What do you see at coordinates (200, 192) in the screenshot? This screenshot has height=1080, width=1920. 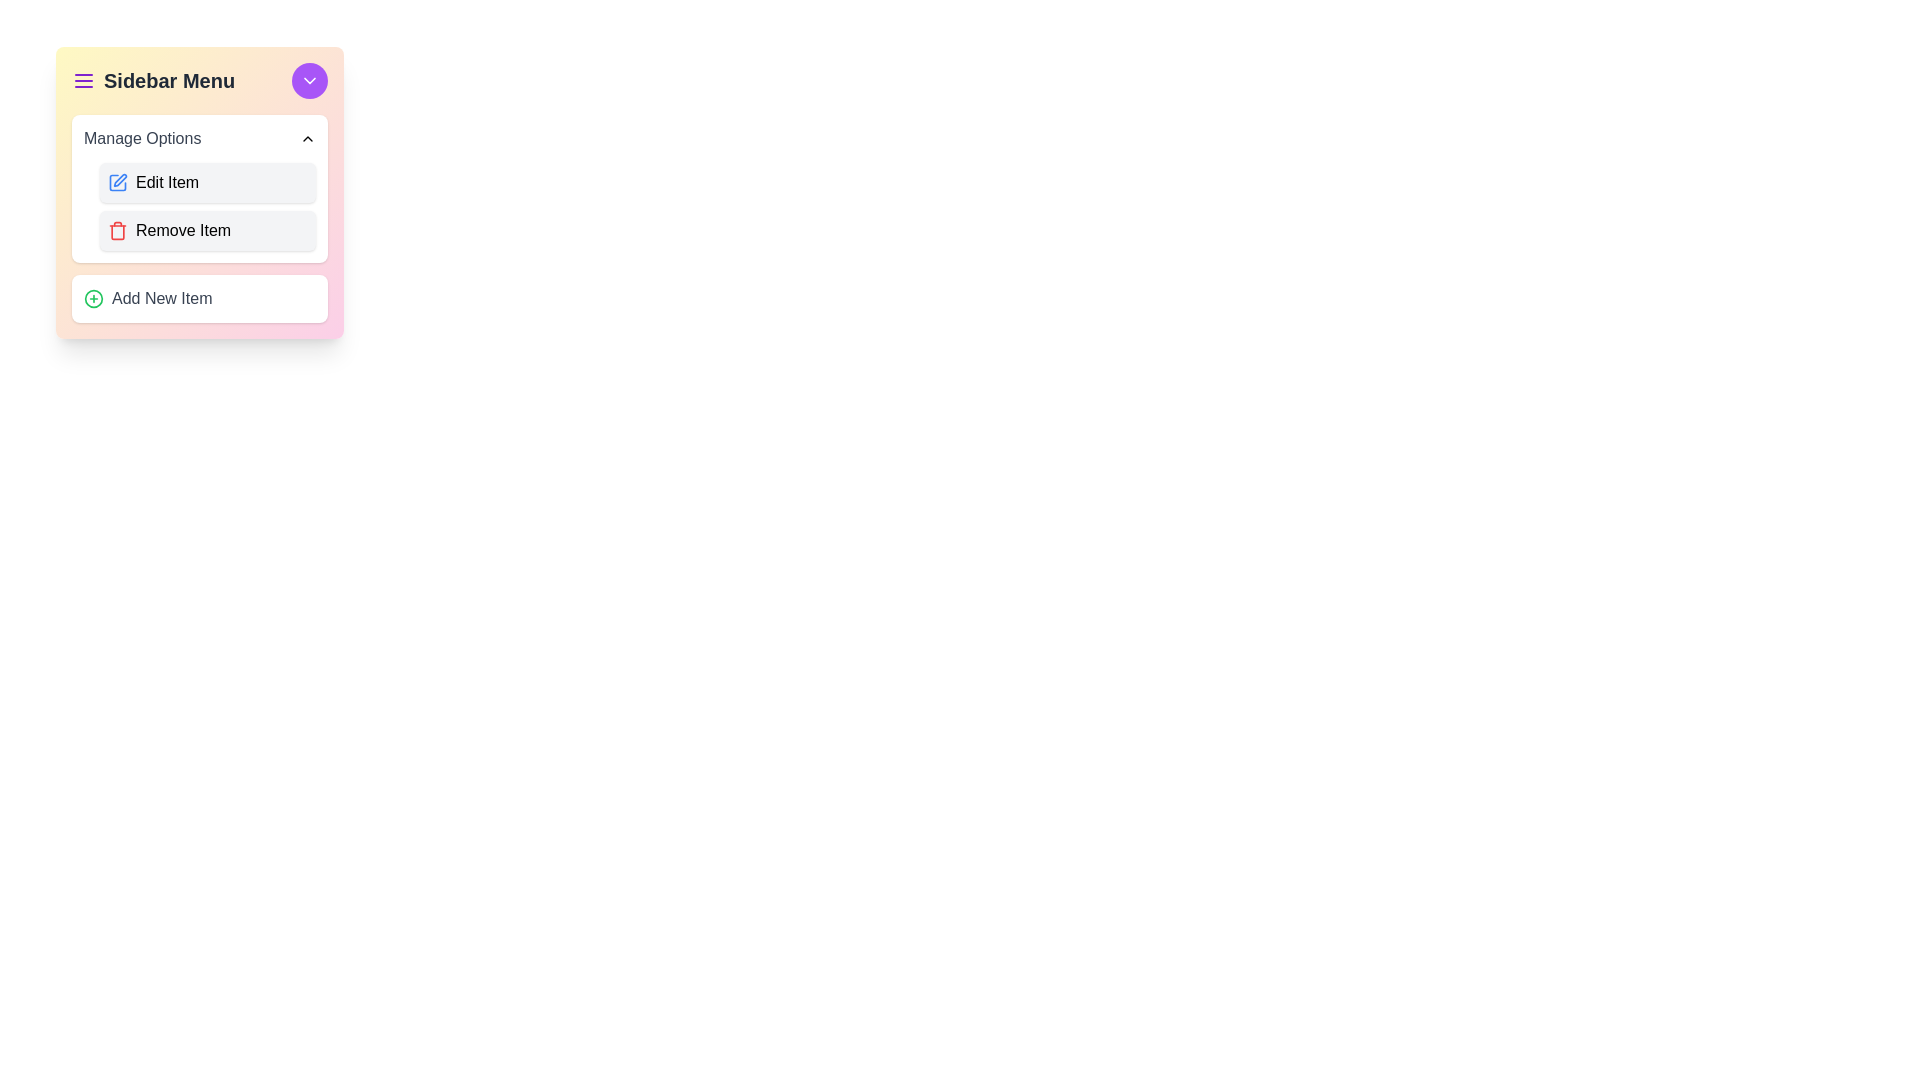 I see `the first button in the 'Manage Options' section of the sidebar menu` at bounding box center [200, 192].